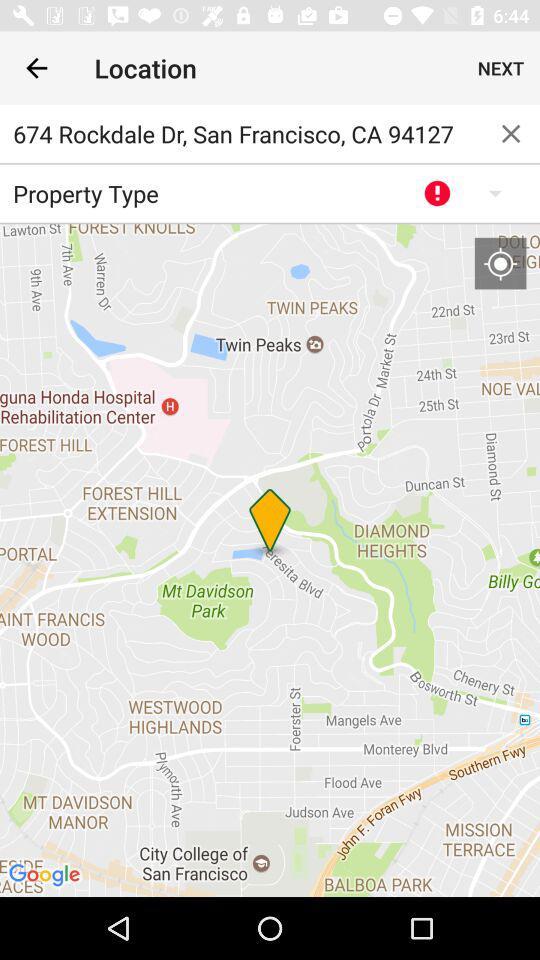 The image size is (540, 960). Describe the element at coordinates (270, 560) in the screenshot. I see `the item at the center` at that location.